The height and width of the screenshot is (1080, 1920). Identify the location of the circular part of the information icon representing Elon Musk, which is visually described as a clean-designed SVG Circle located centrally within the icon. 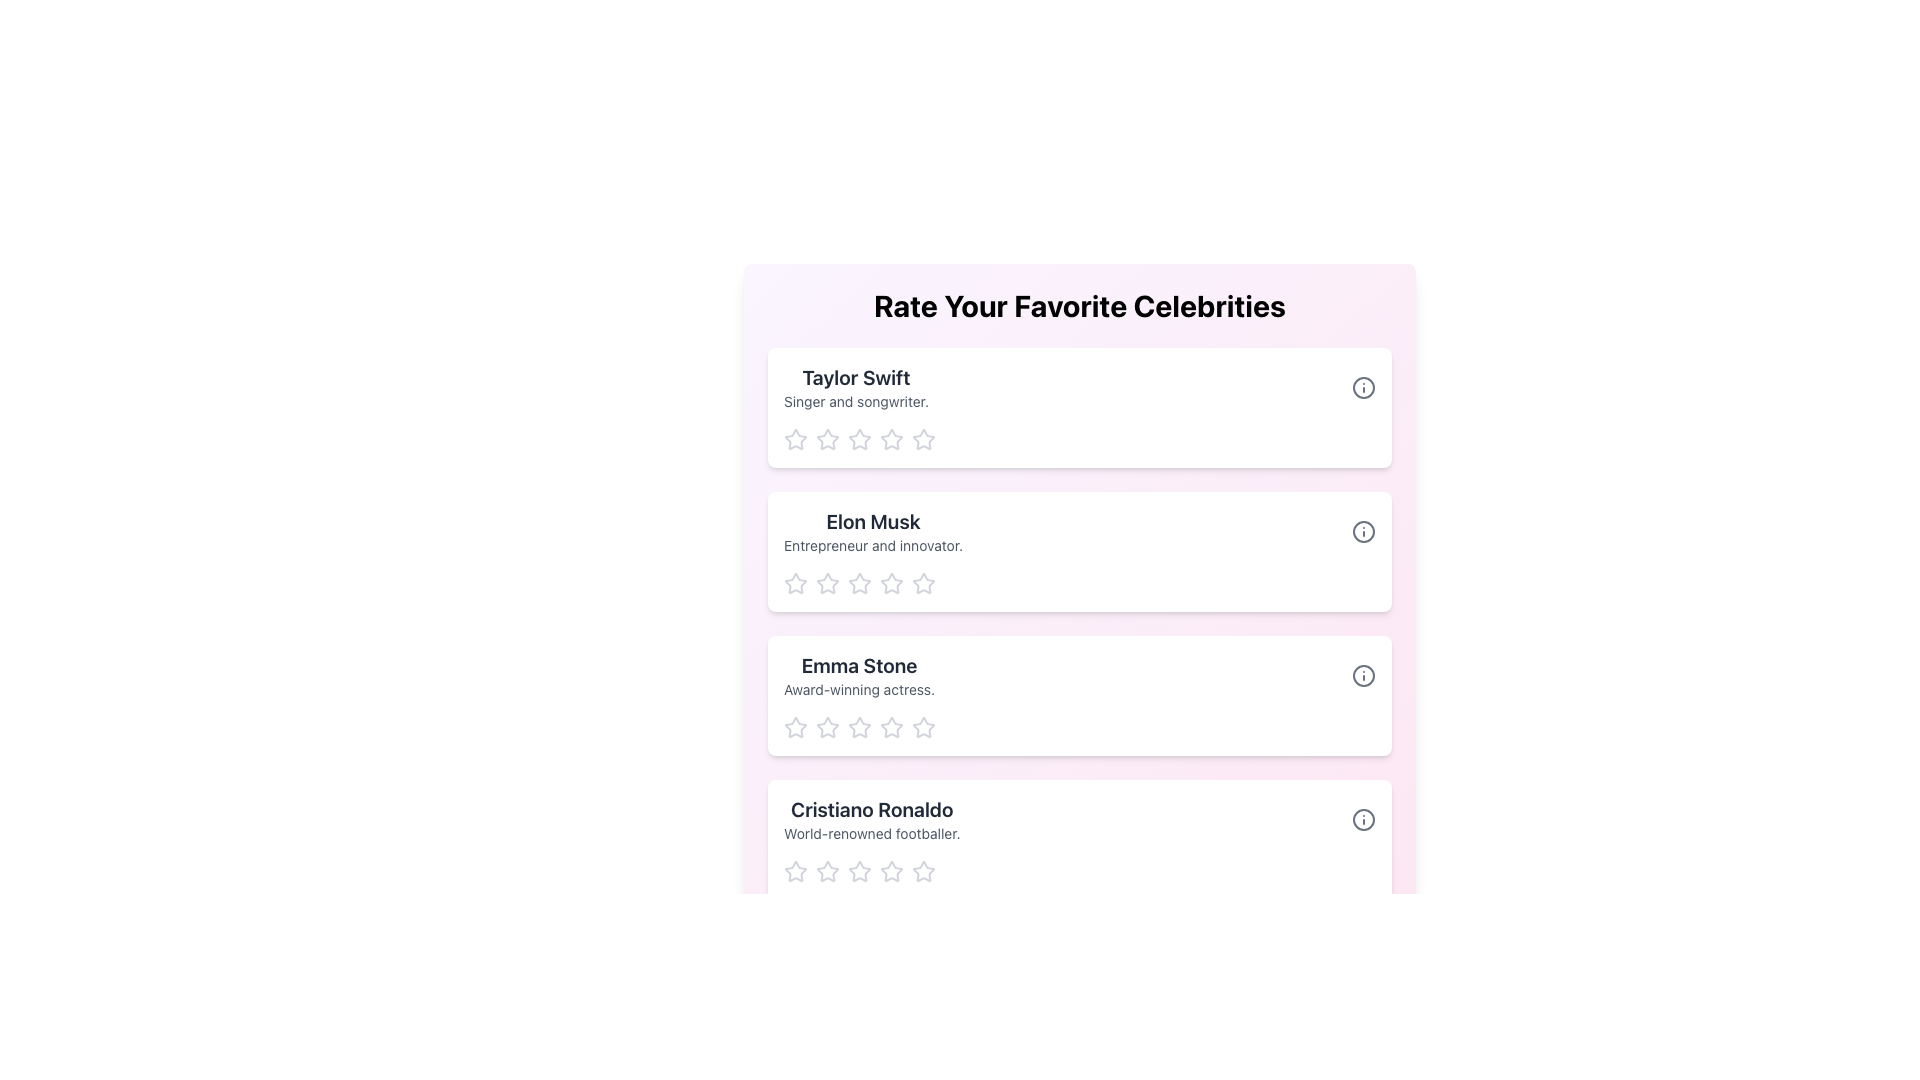
(1362, 531).